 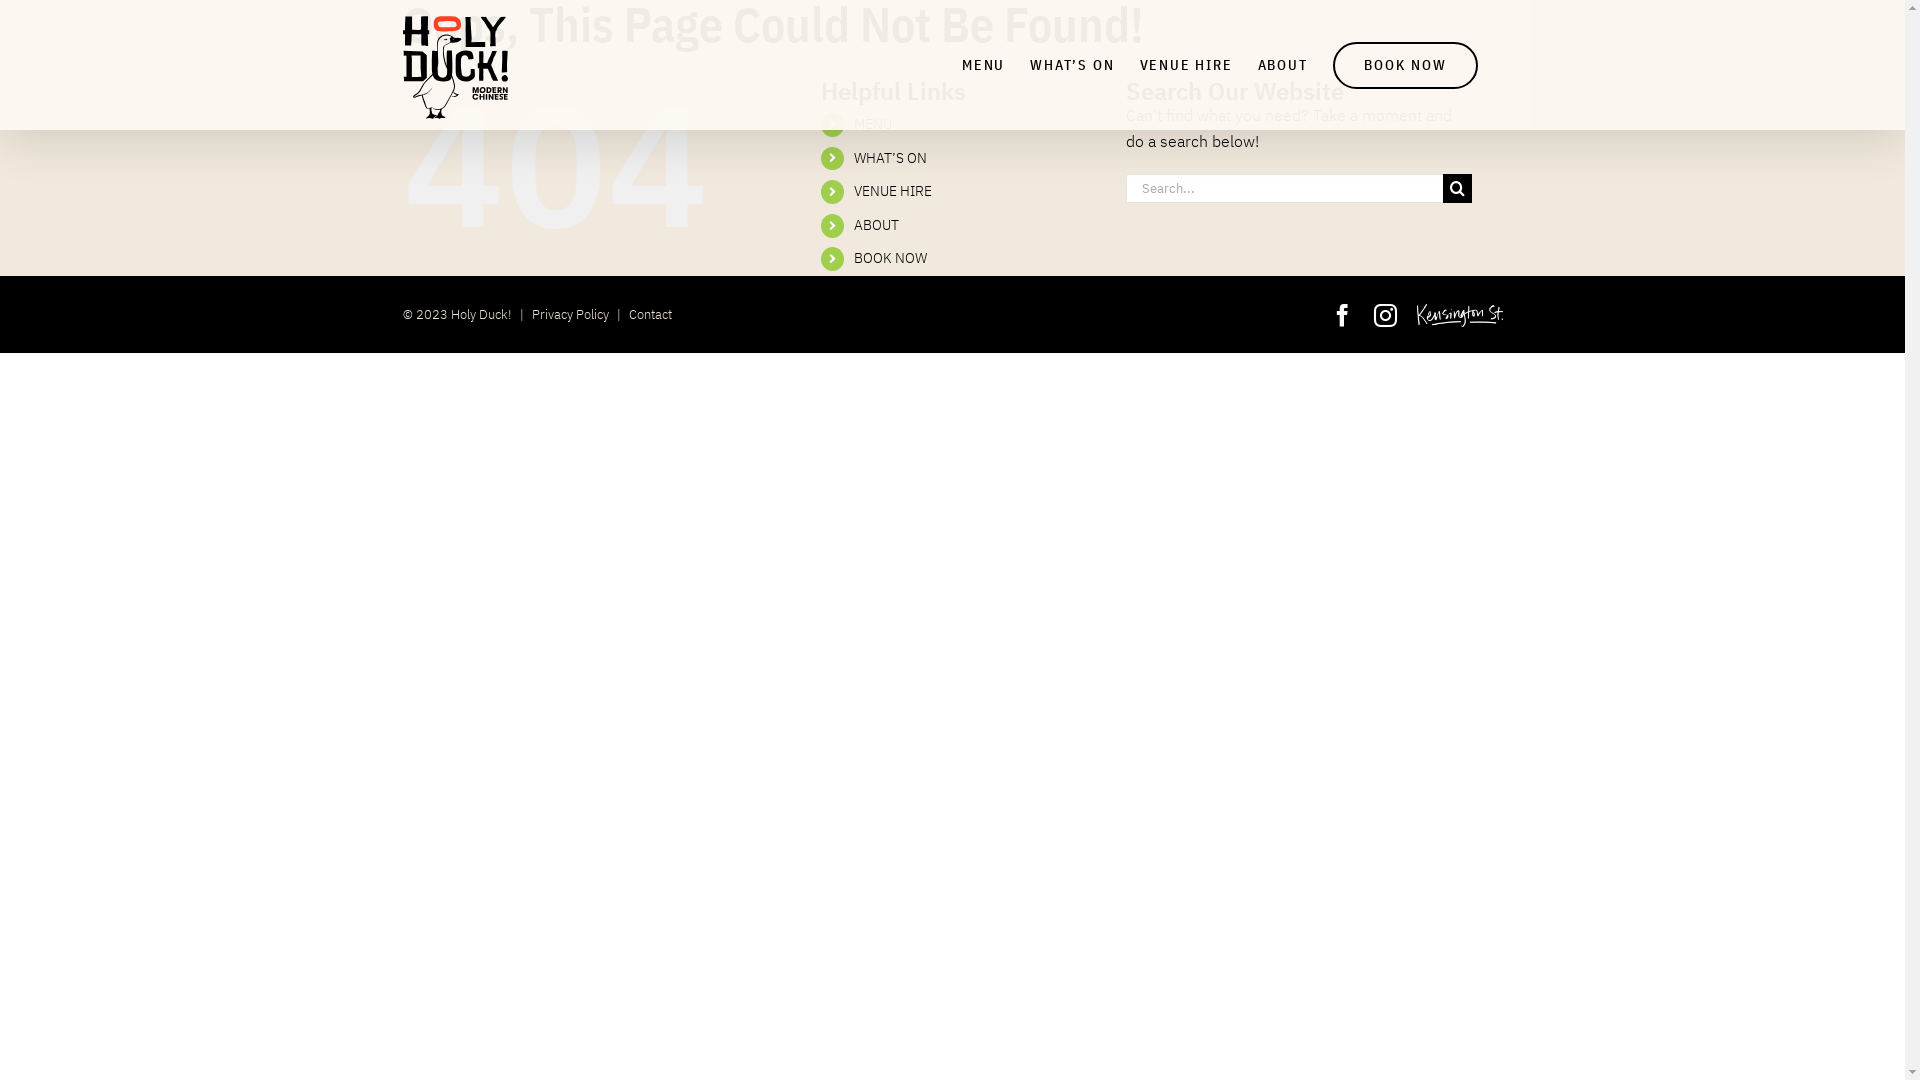 What do you see at coordinates (889, 257) in the screenshot?
I see `'BOOK NOW'` at bounding box center [889, 257].